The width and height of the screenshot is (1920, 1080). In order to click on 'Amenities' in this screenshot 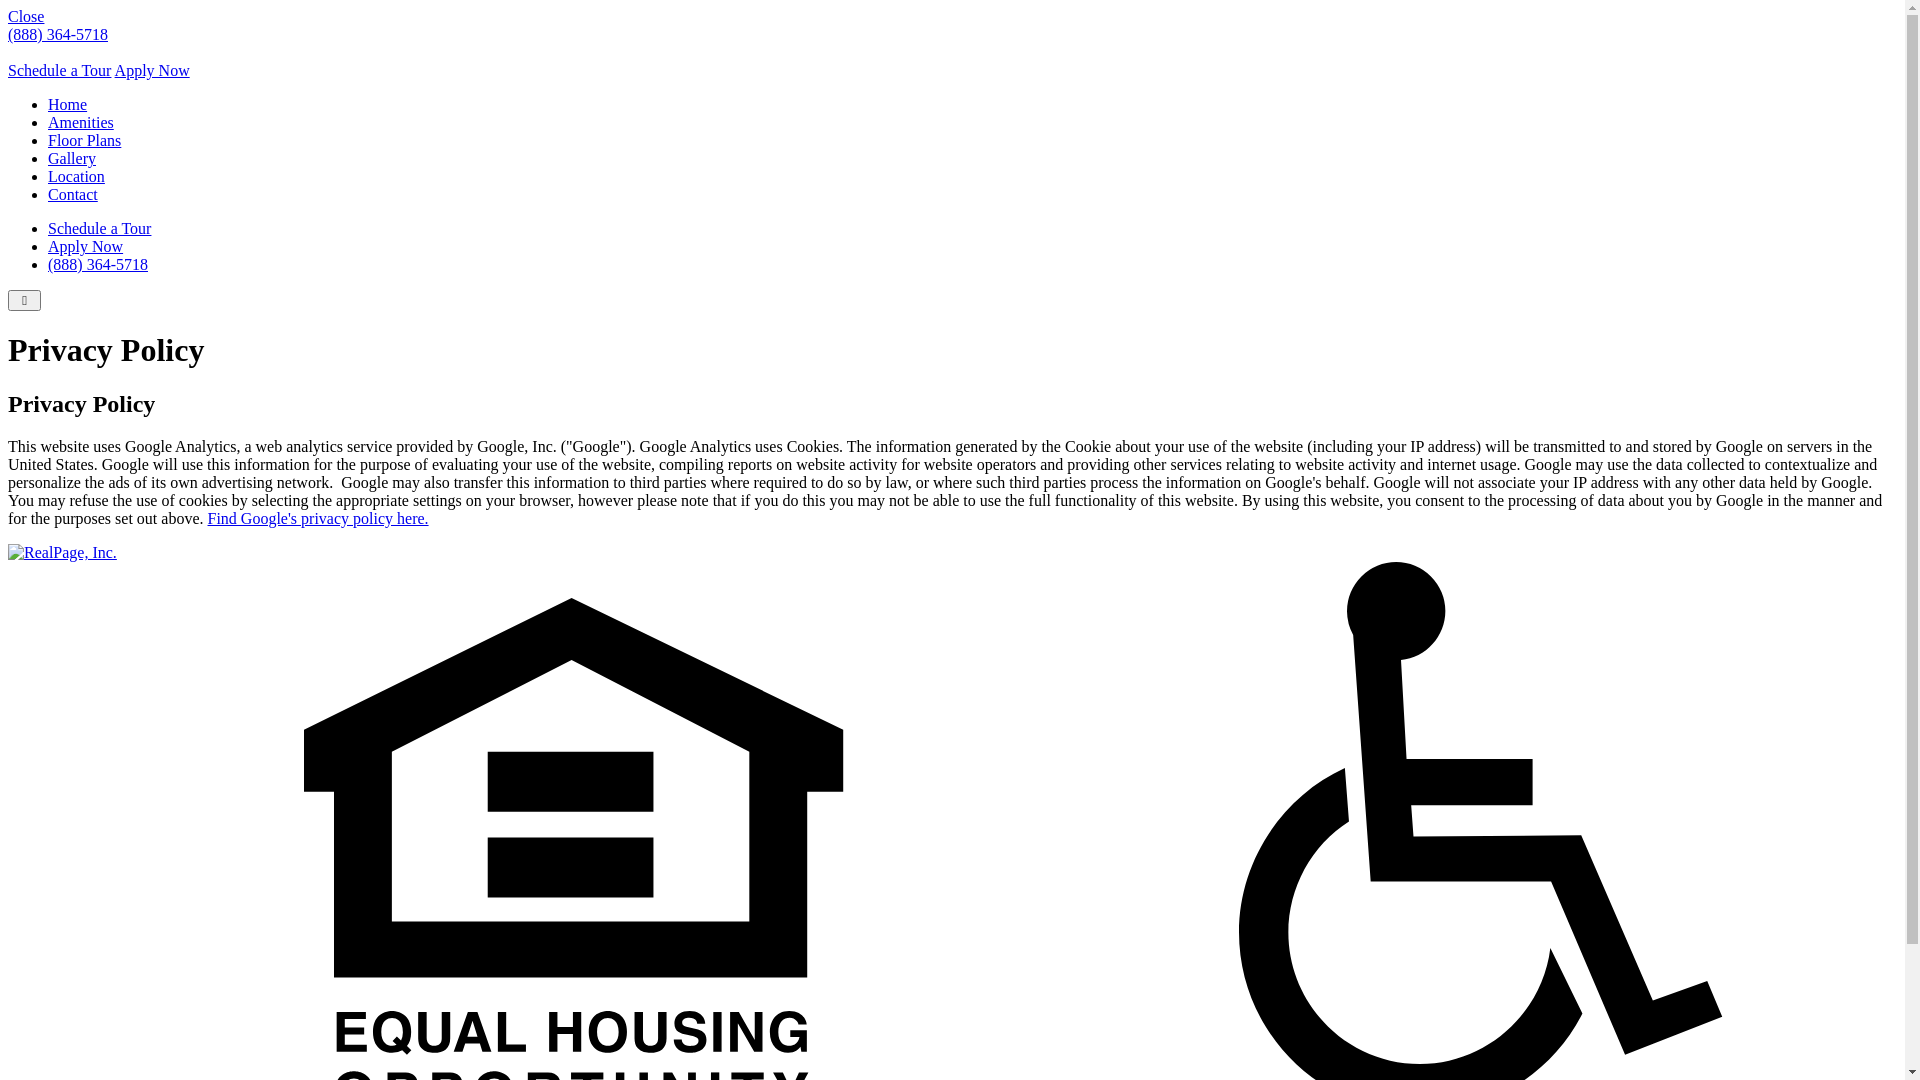, I will do `click(80, 122)`.